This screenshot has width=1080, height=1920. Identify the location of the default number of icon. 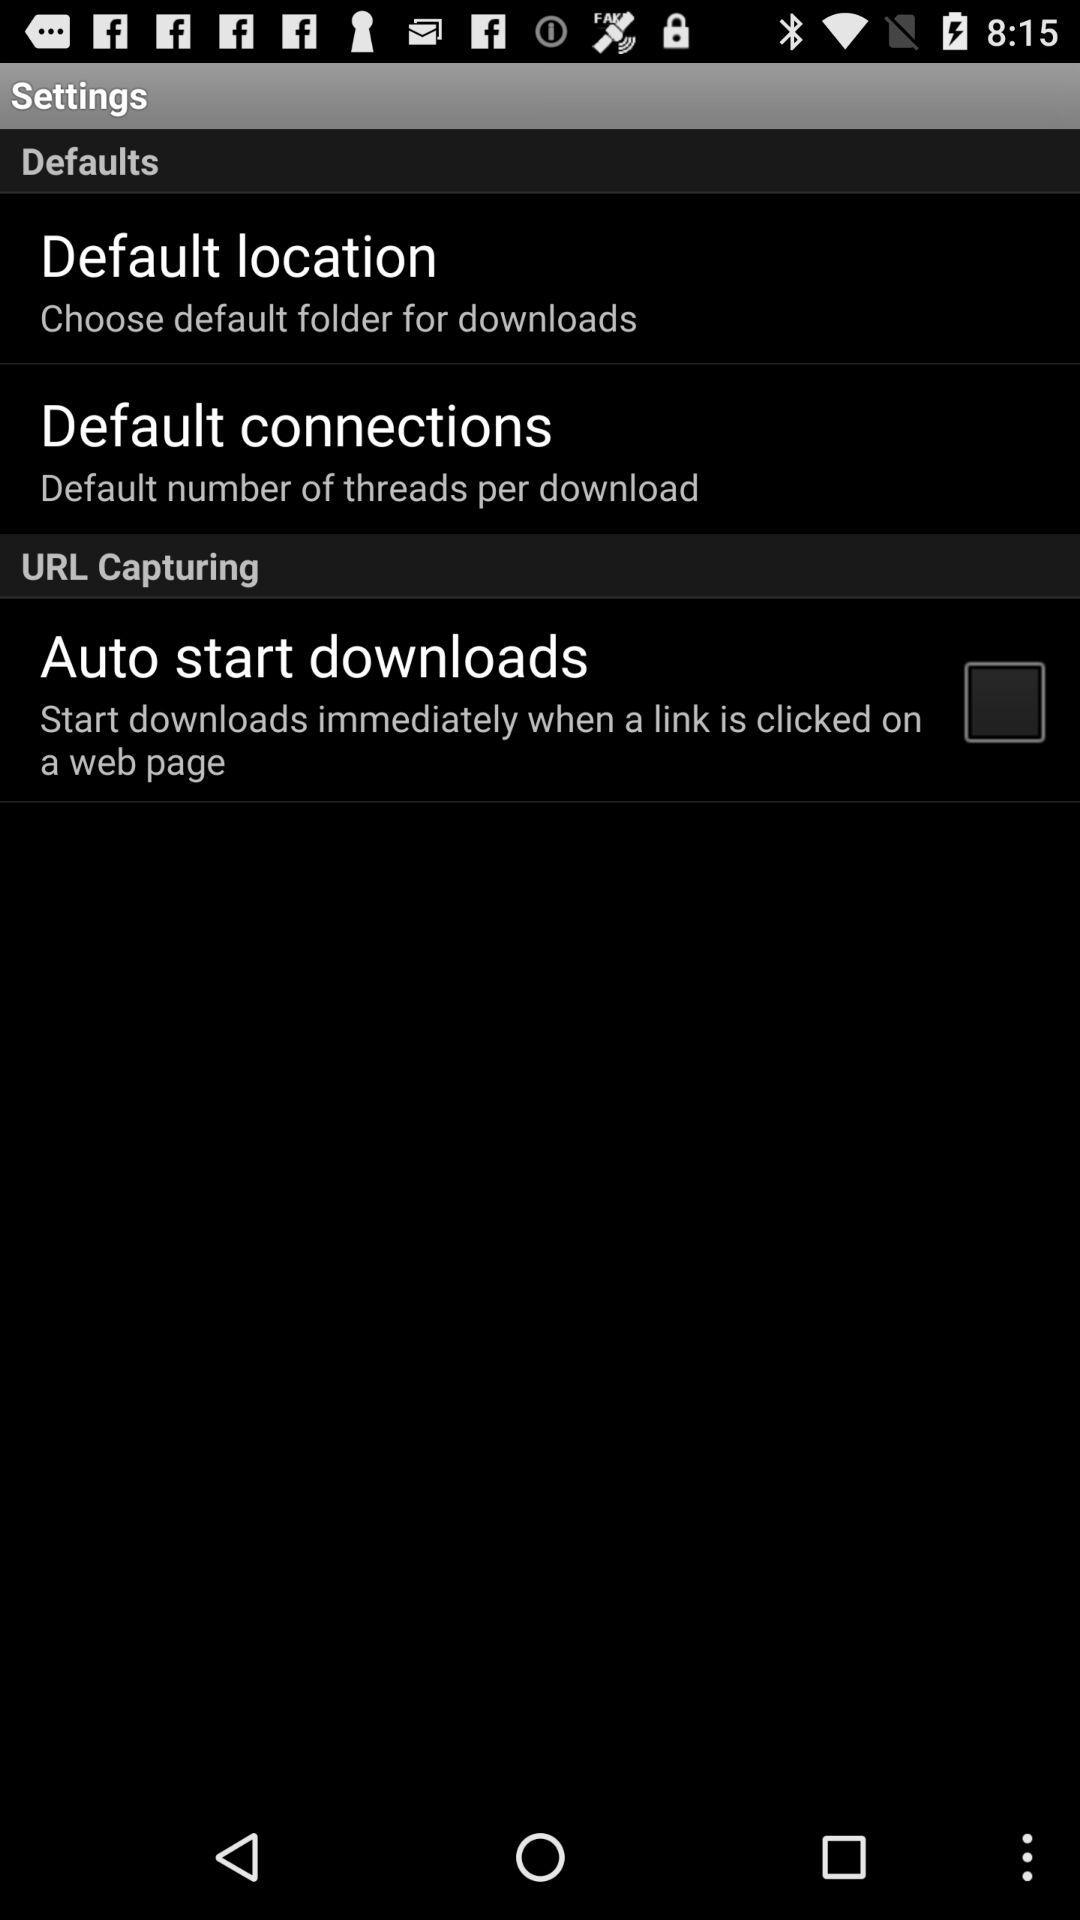
(369, 486).